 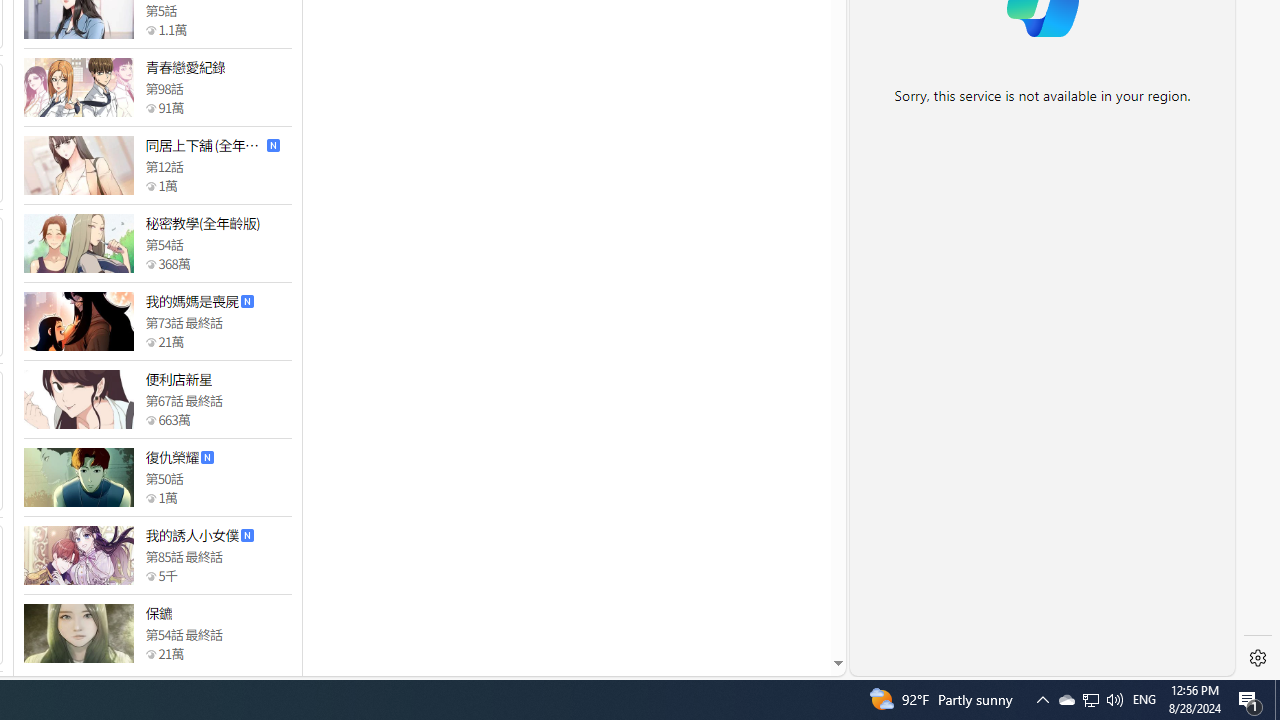 I want to click on 'Class: epicon_starpoint', so click(x=150, y=653).